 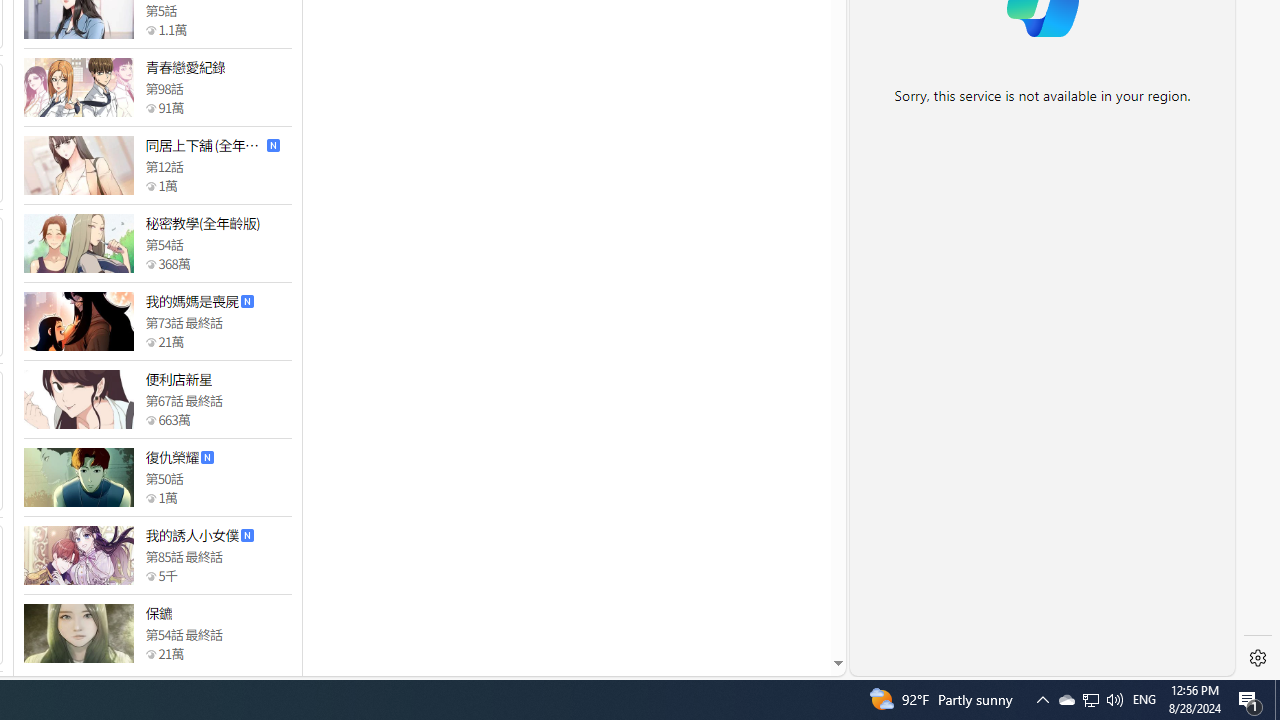 I want to click on 'Class: epicon_starpoint', so click(x=150, y=653).